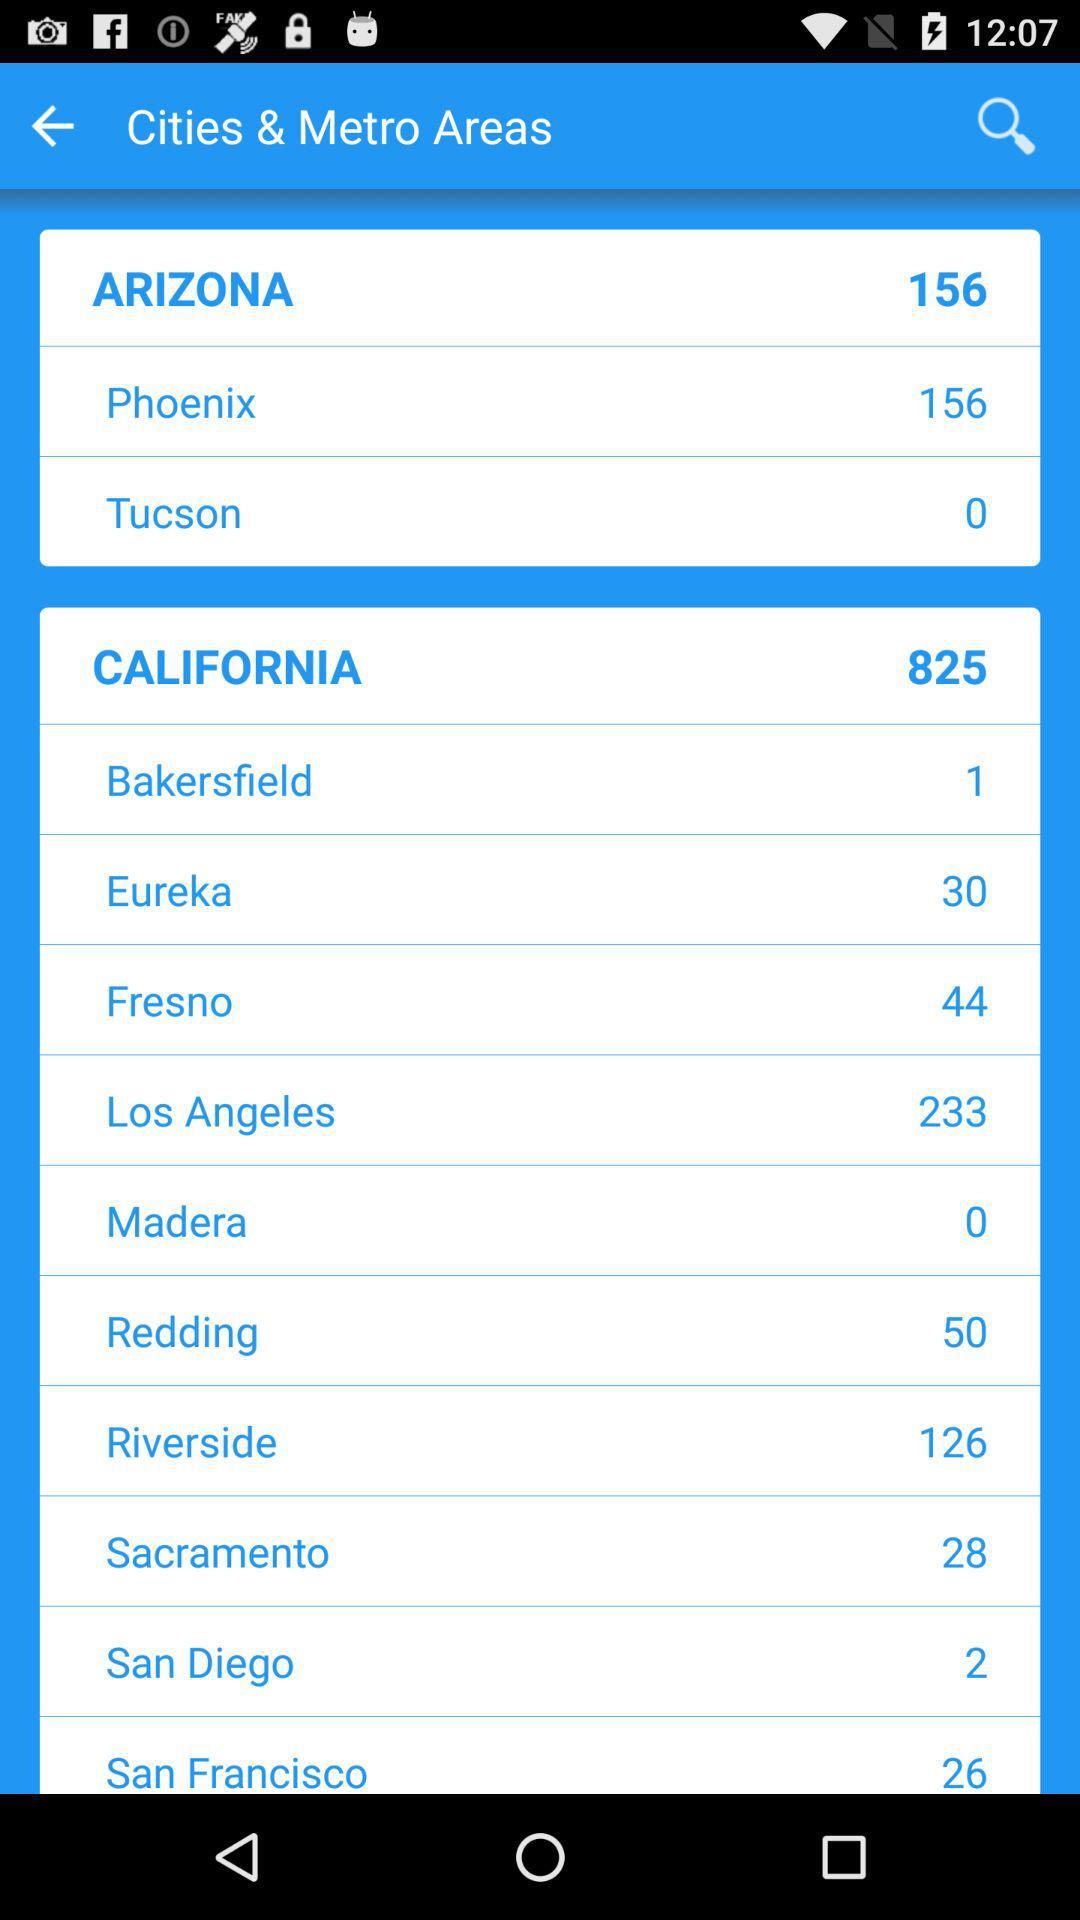 This screenshot has height=1920, width=1080. Describe the element at coordinates (414, 778) in the screenshot. I see `app next to 1 icon` at that location.